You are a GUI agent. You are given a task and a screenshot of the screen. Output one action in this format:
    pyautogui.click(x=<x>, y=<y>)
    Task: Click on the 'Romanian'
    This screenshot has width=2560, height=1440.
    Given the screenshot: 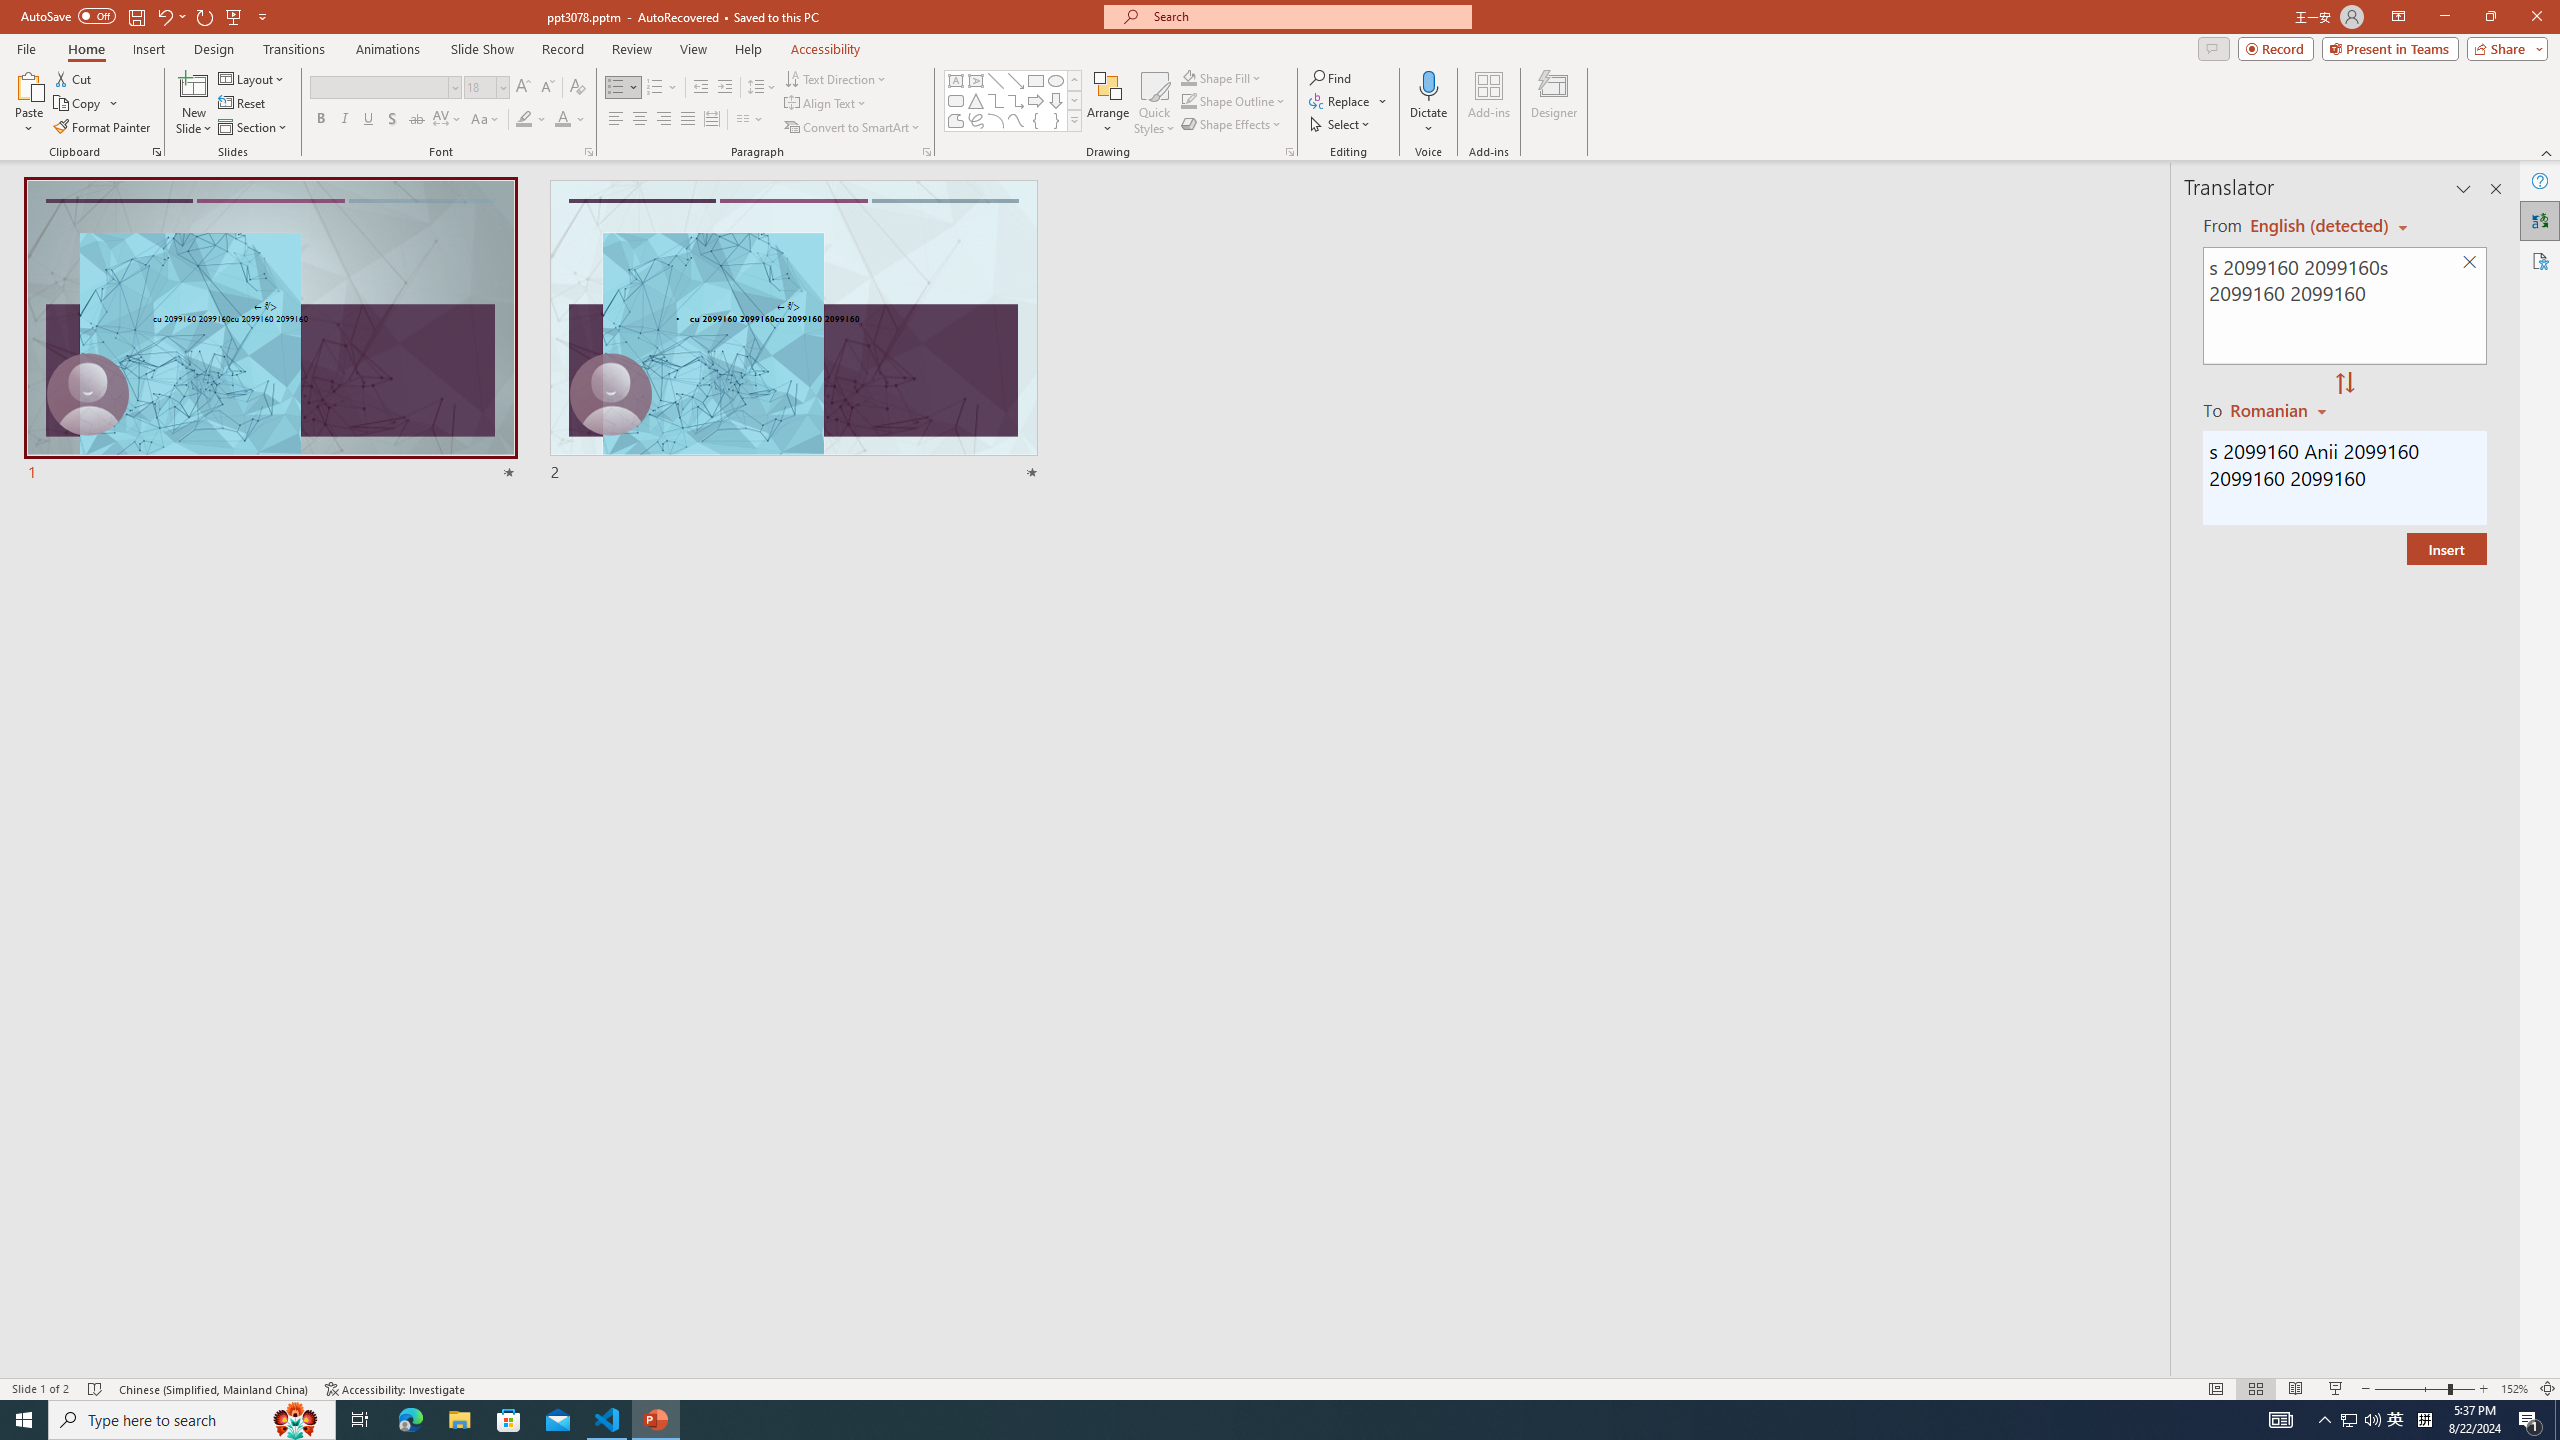 What is the action you would take?
    pyautogui.click(x=2279, y=409)
    